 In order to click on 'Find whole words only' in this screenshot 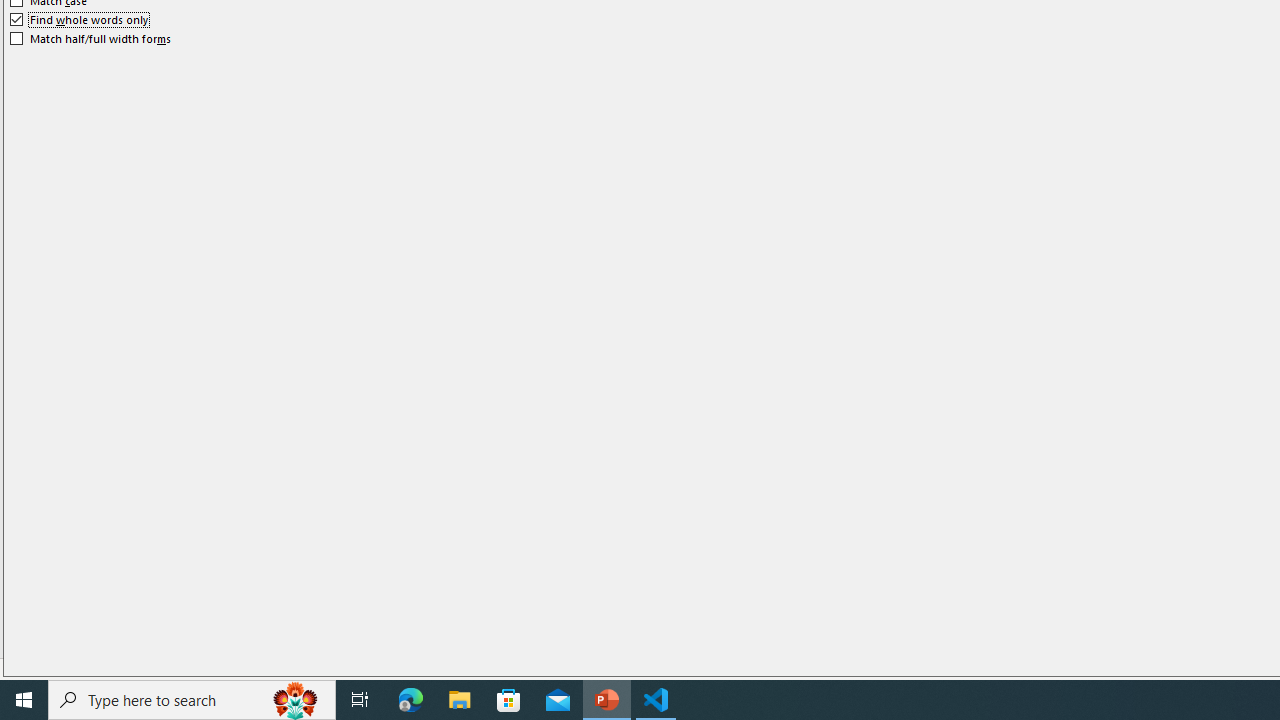, I will do `click(80, 20)`.